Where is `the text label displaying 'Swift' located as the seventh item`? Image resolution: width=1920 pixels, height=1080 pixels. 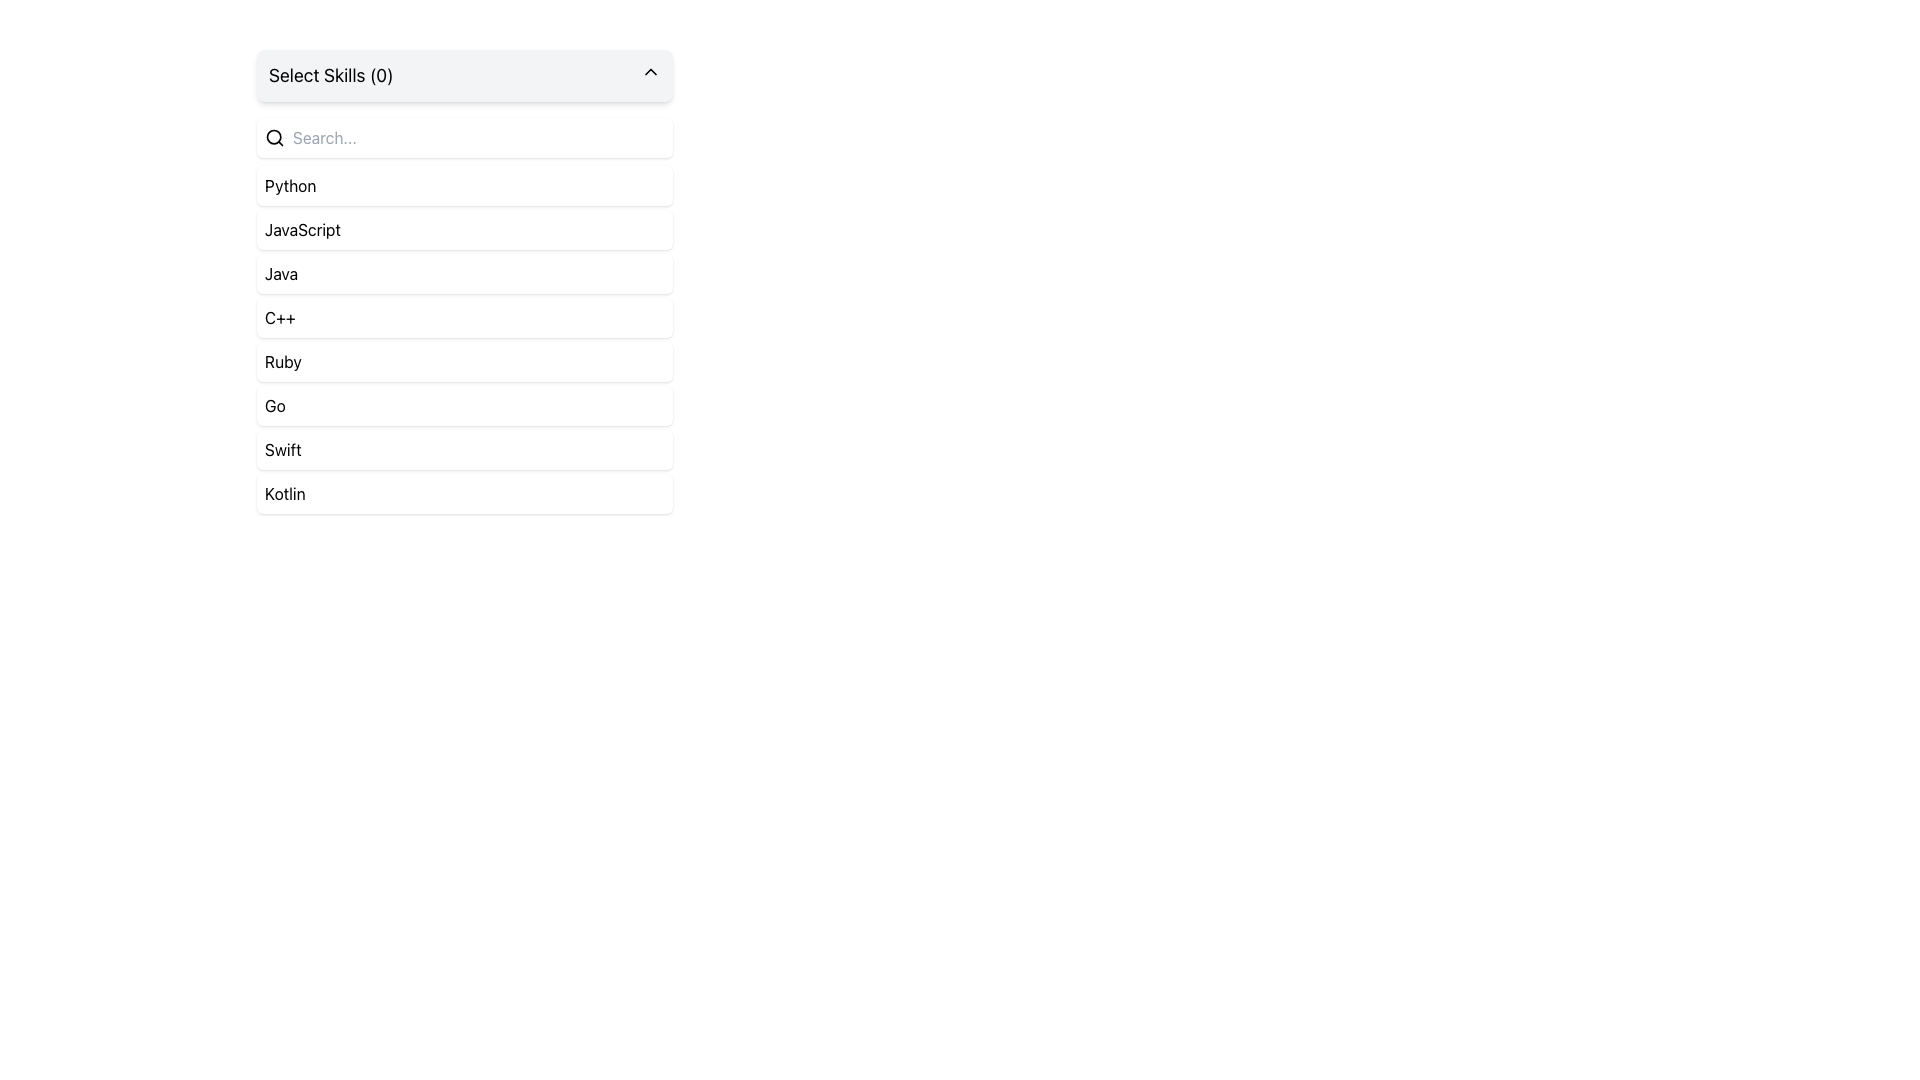 the text label displaying 'Swift' located as the seventh item is located at coordinates (282, 450).